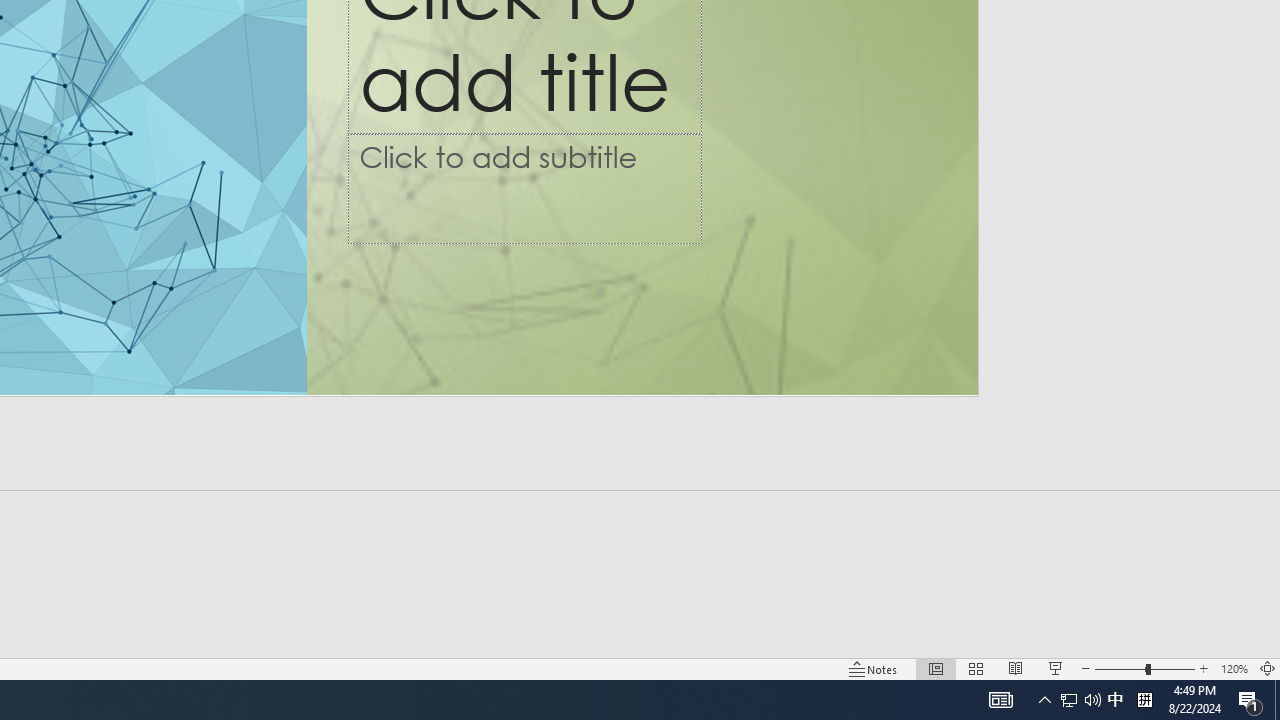  Describe the element at coordinates (1015, 669) in the screenshot. I see `'Reading View'` at that location.